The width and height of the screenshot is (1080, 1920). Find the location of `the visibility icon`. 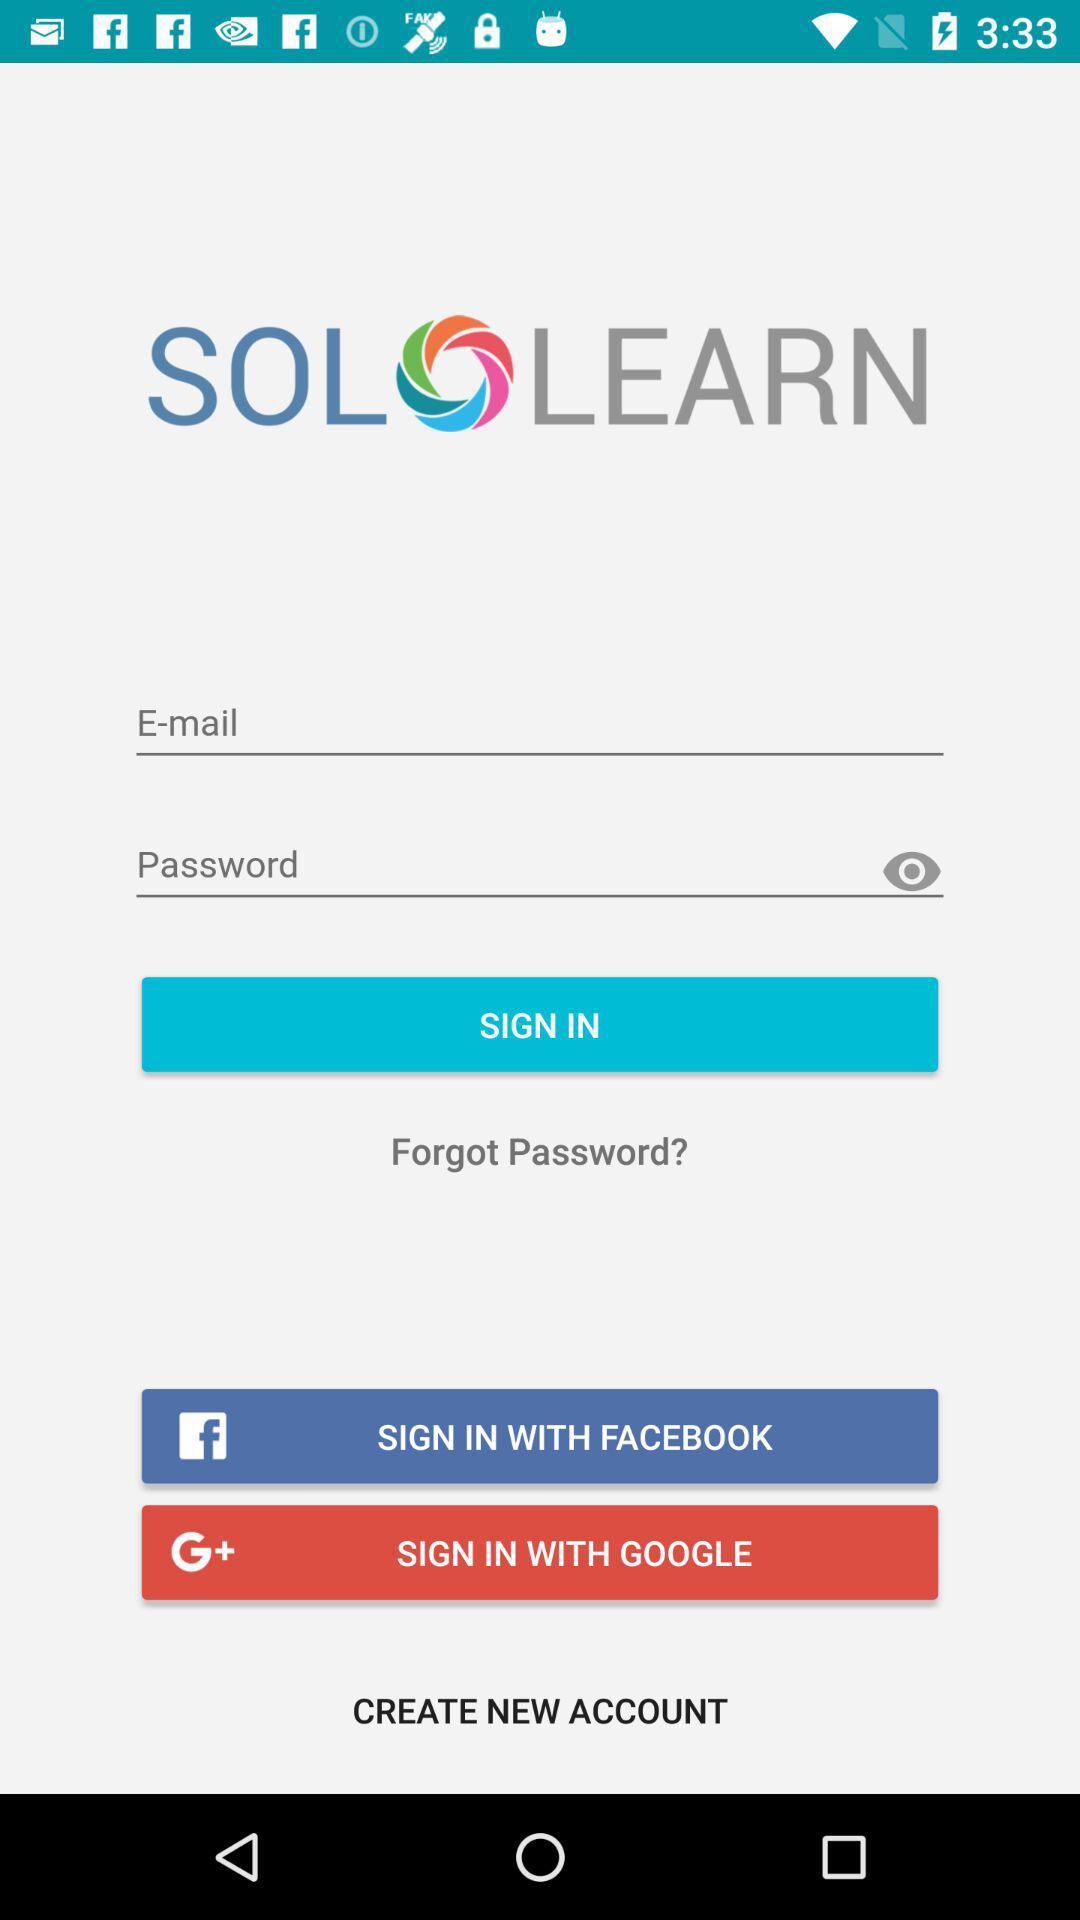

the visibility icon is located at coordinates (911, 872).